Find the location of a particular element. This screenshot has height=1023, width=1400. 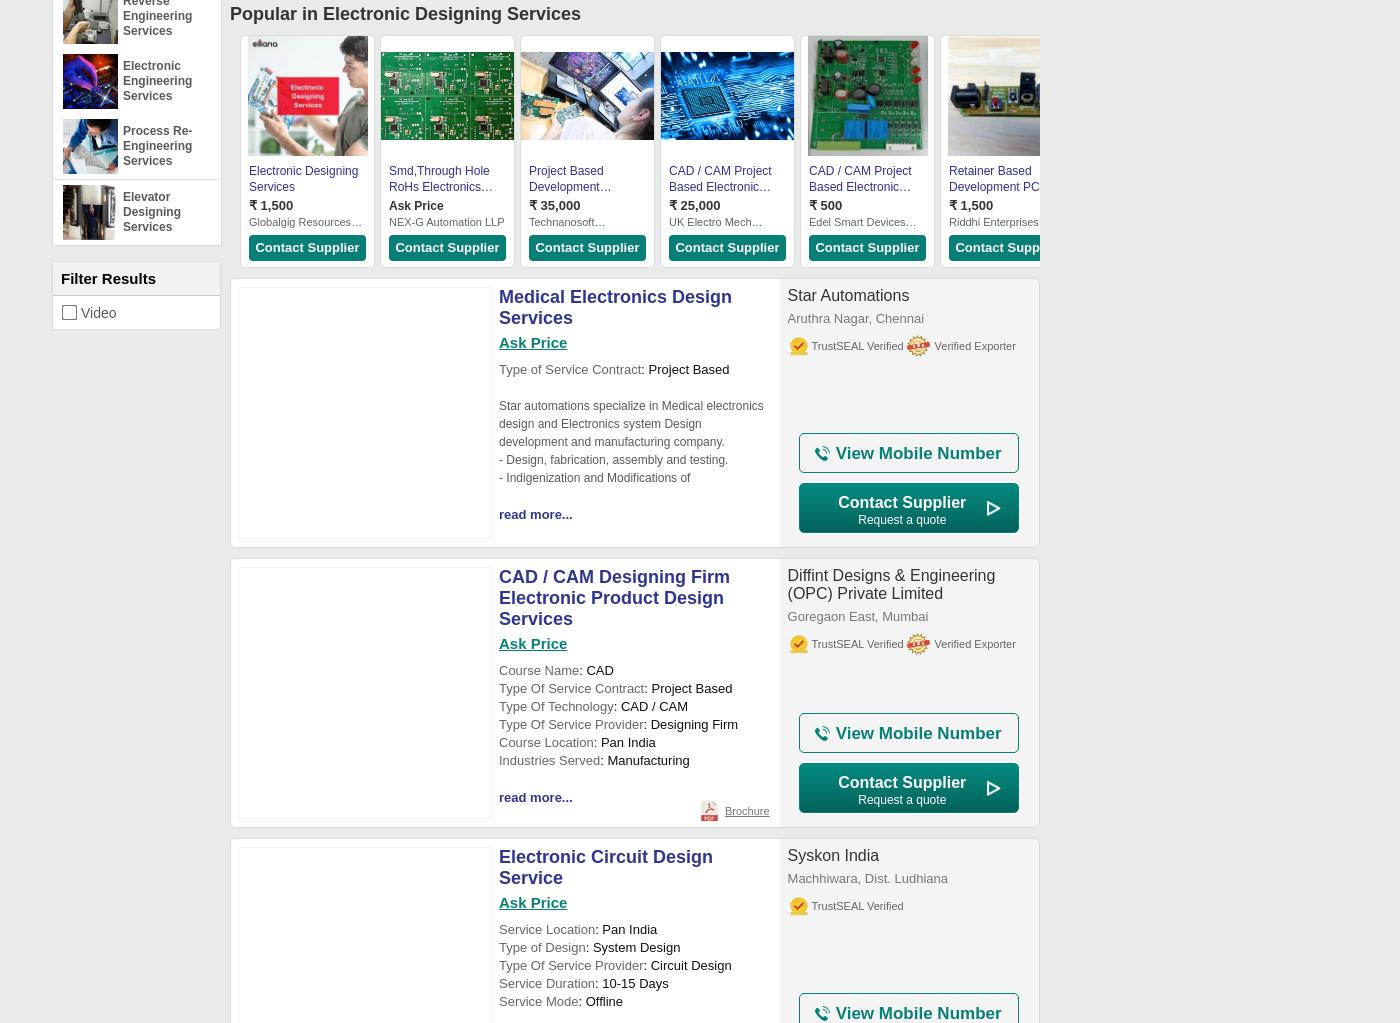

'Project Based Development Electronic Embedded Hardware Design Service, Automotive, Pan India' is located at coordinates (529, 210).